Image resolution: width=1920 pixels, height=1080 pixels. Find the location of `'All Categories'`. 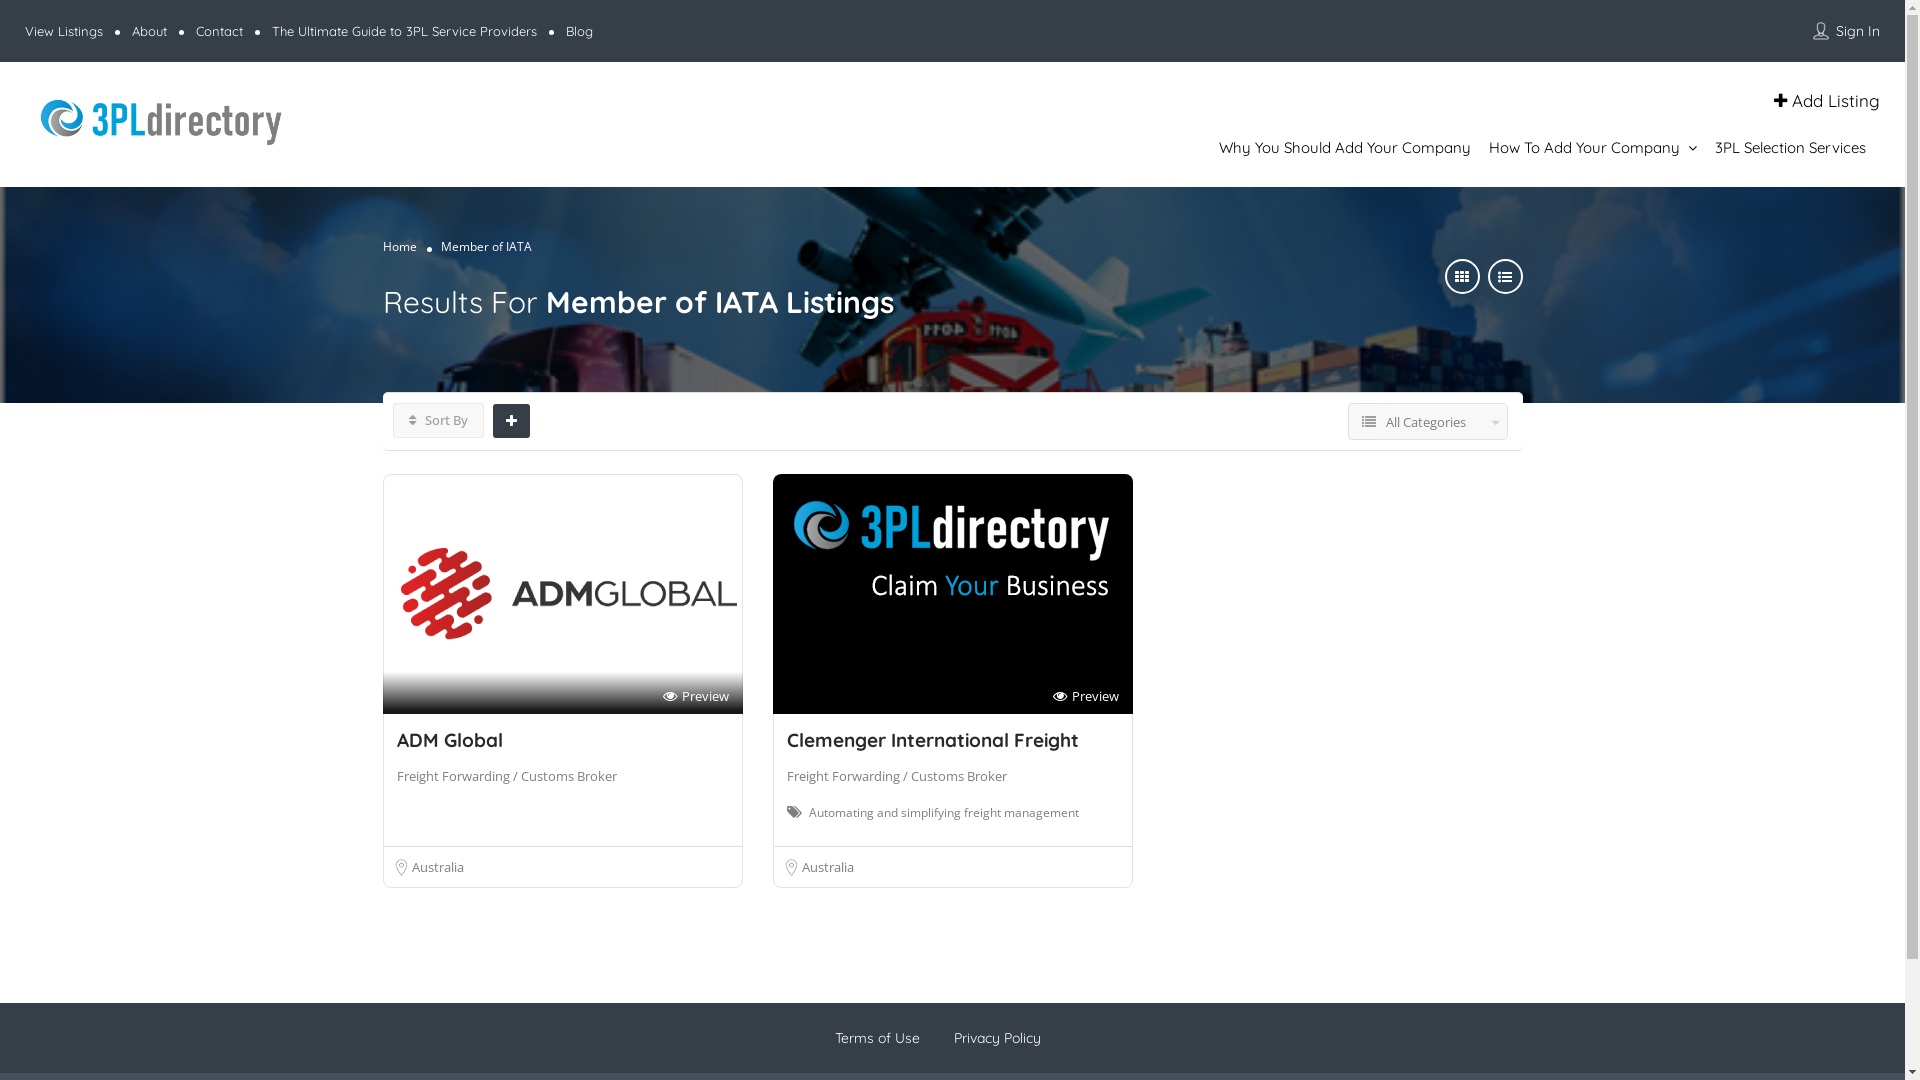

'All Categories' is located at coordinates (1376, 420).